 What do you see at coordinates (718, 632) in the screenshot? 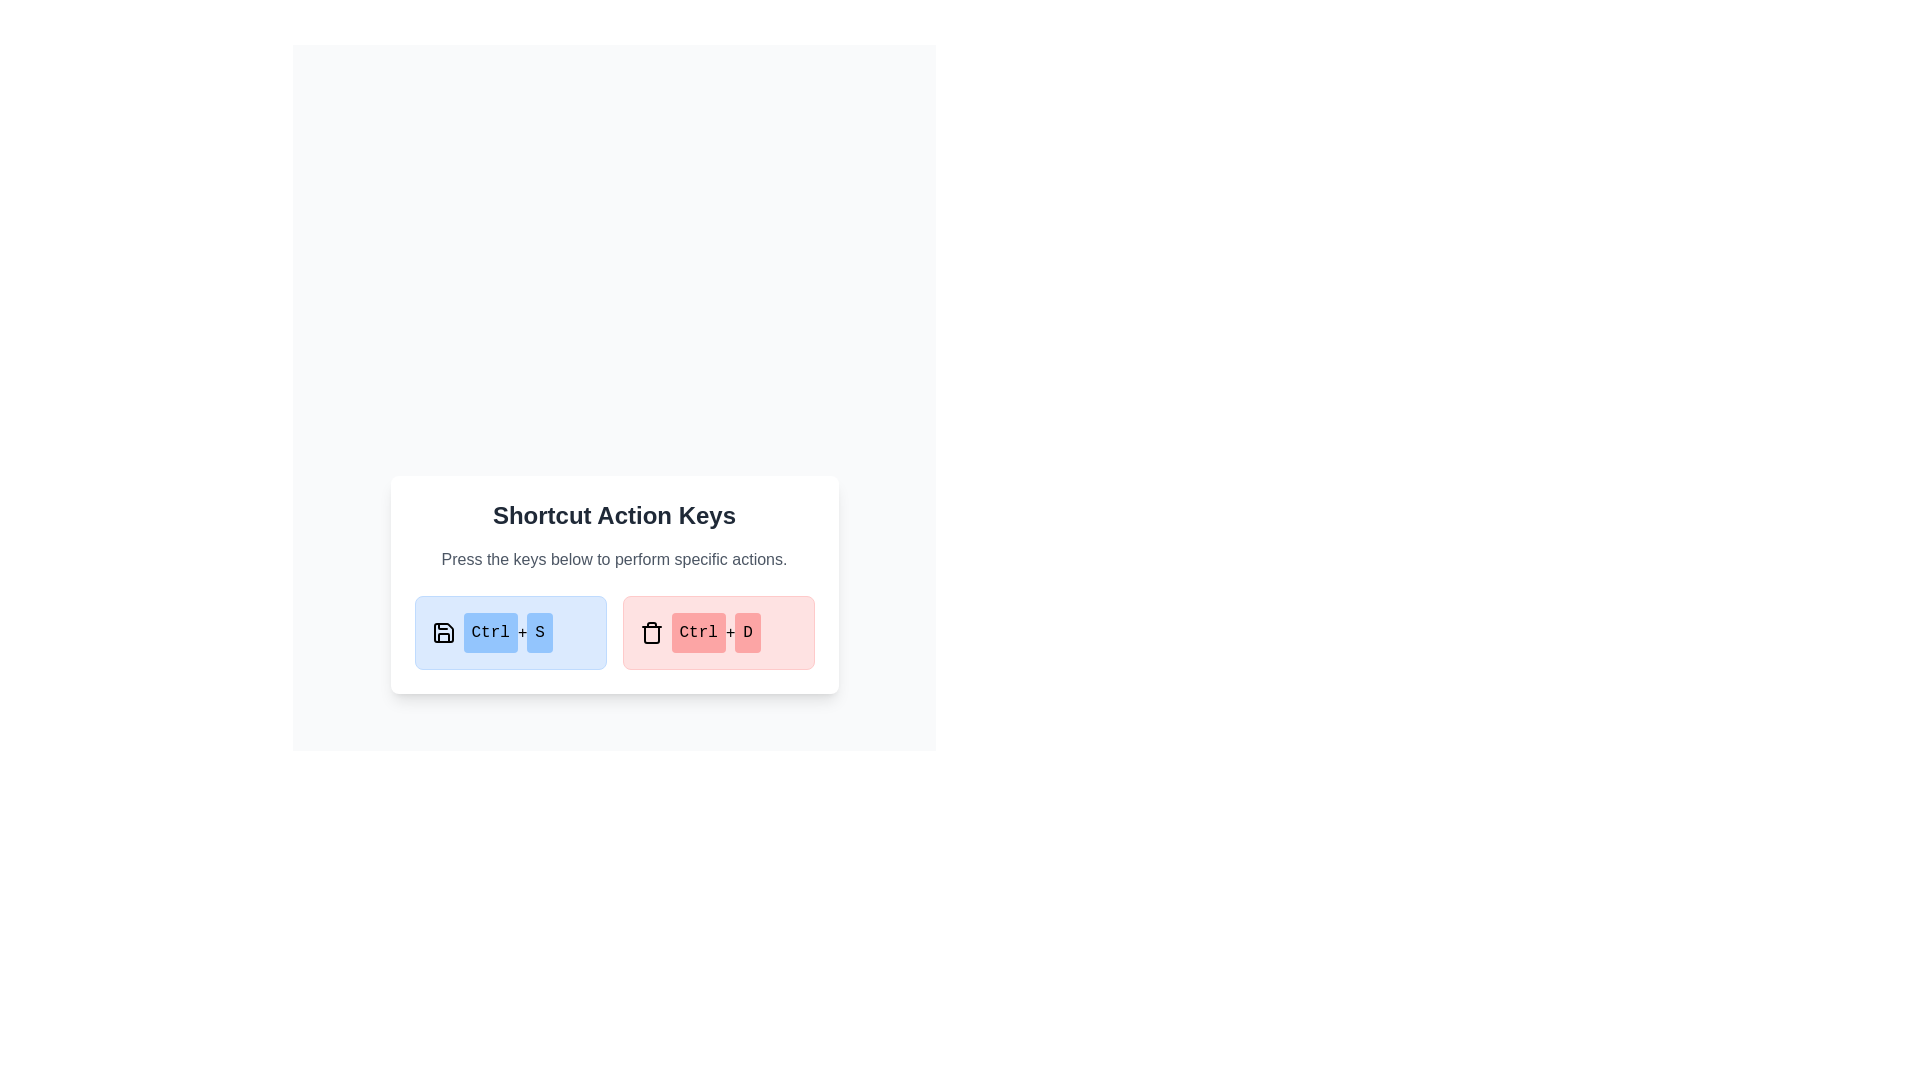
I see `the button with a red background, rounded borders, labeled 'Ctrl+D', and a trash can icon on its left, located on the right side of the grid layout` at bounding box center [718, 632].